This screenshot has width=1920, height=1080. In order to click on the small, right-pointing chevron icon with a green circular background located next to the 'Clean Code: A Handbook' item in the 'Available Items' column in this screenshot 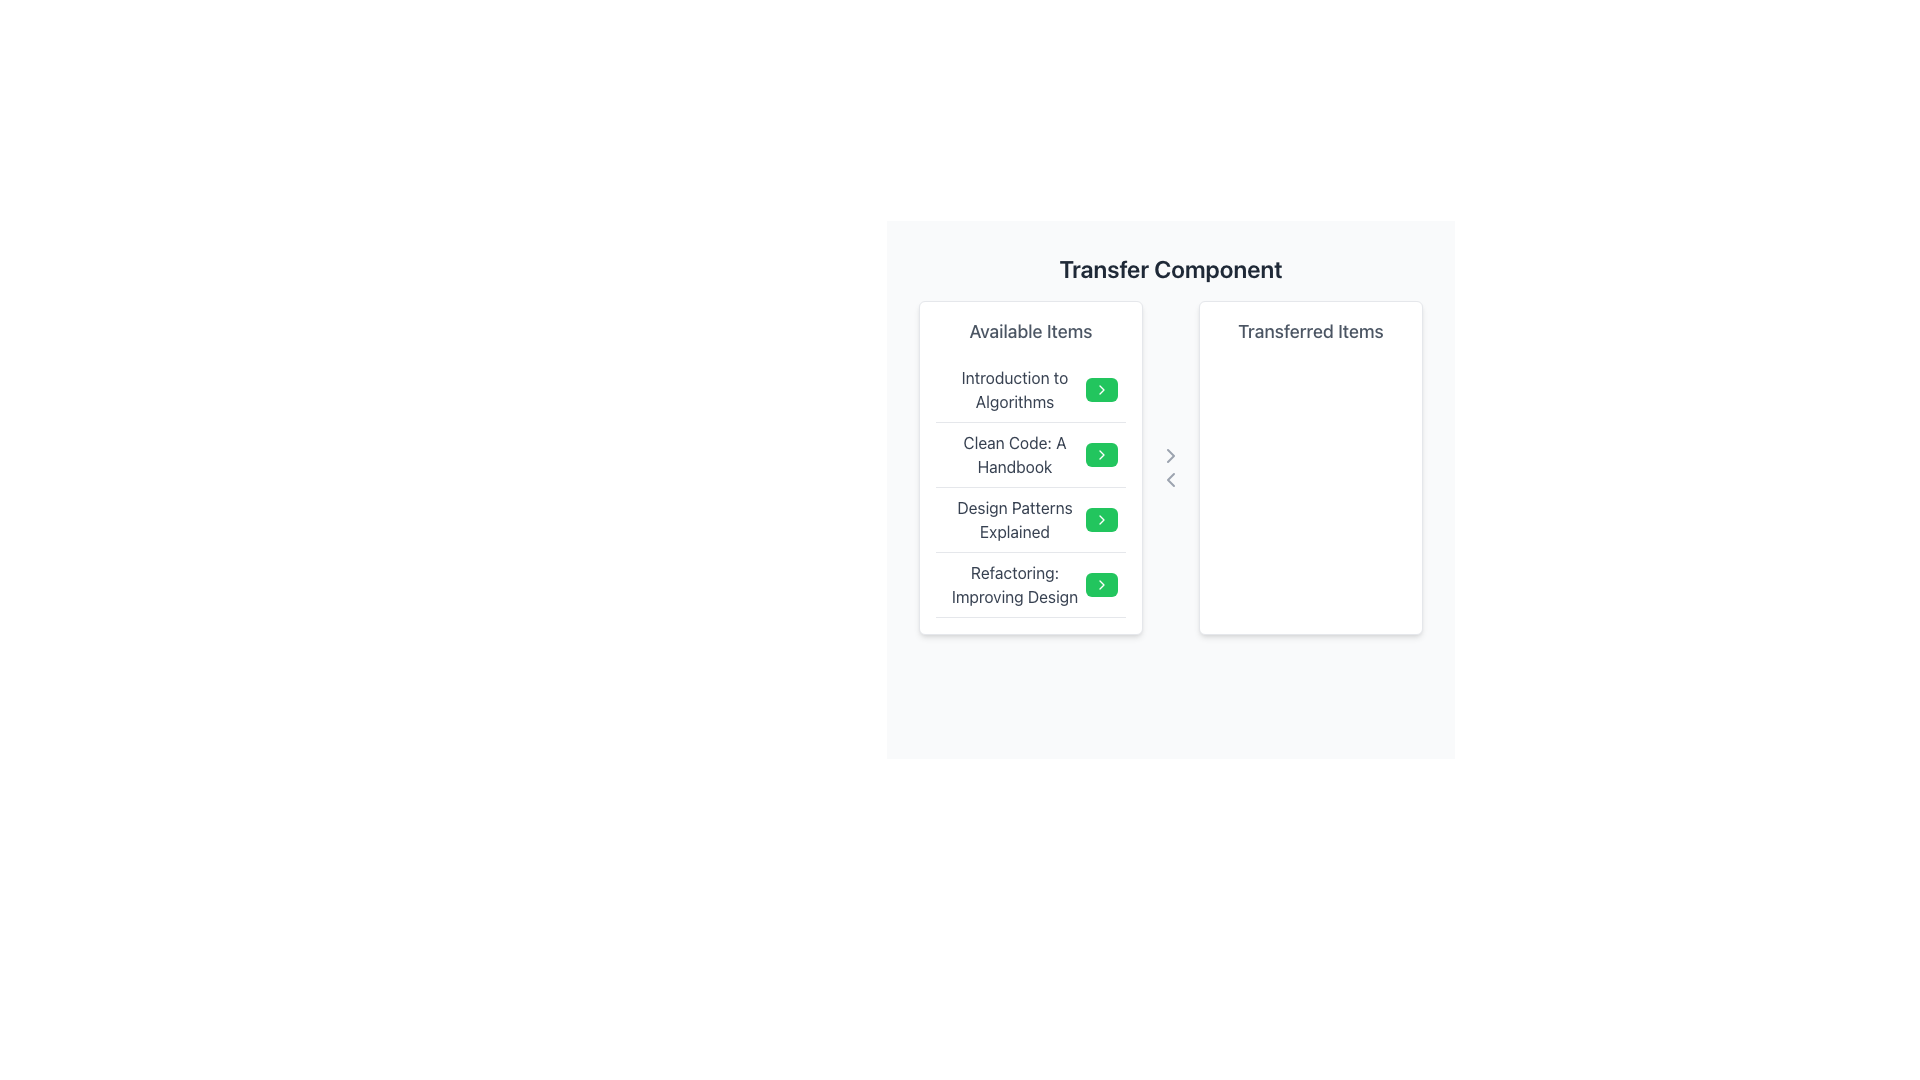, I will do `click(1101, 455)`.